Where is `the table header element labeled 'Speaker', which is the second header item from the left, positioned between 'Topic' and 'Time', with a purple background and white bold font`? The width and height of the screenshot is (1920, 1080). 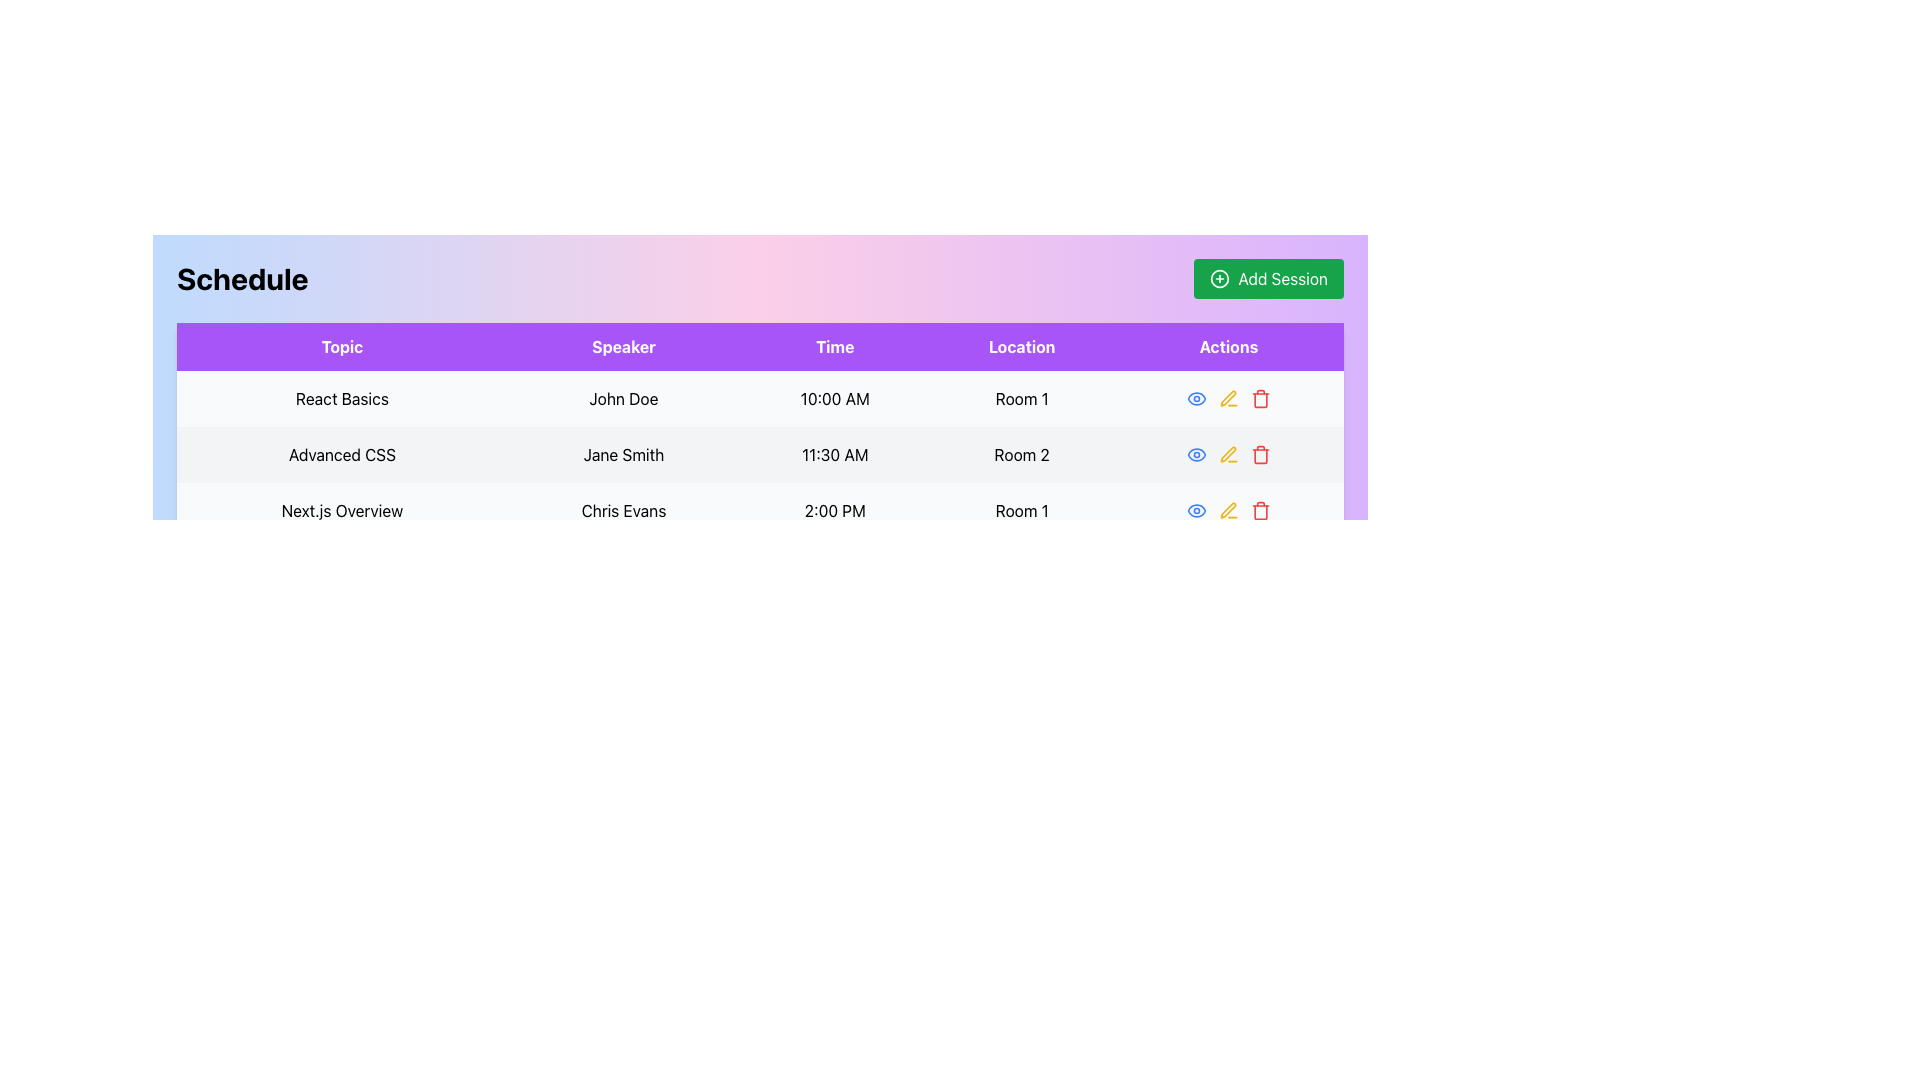
the table header element labeled 'Speaker', which is the second header item from the left, positioned between 'Topic' and 'Time', with a purple background and white bold font is located at coordinates (623, 346).